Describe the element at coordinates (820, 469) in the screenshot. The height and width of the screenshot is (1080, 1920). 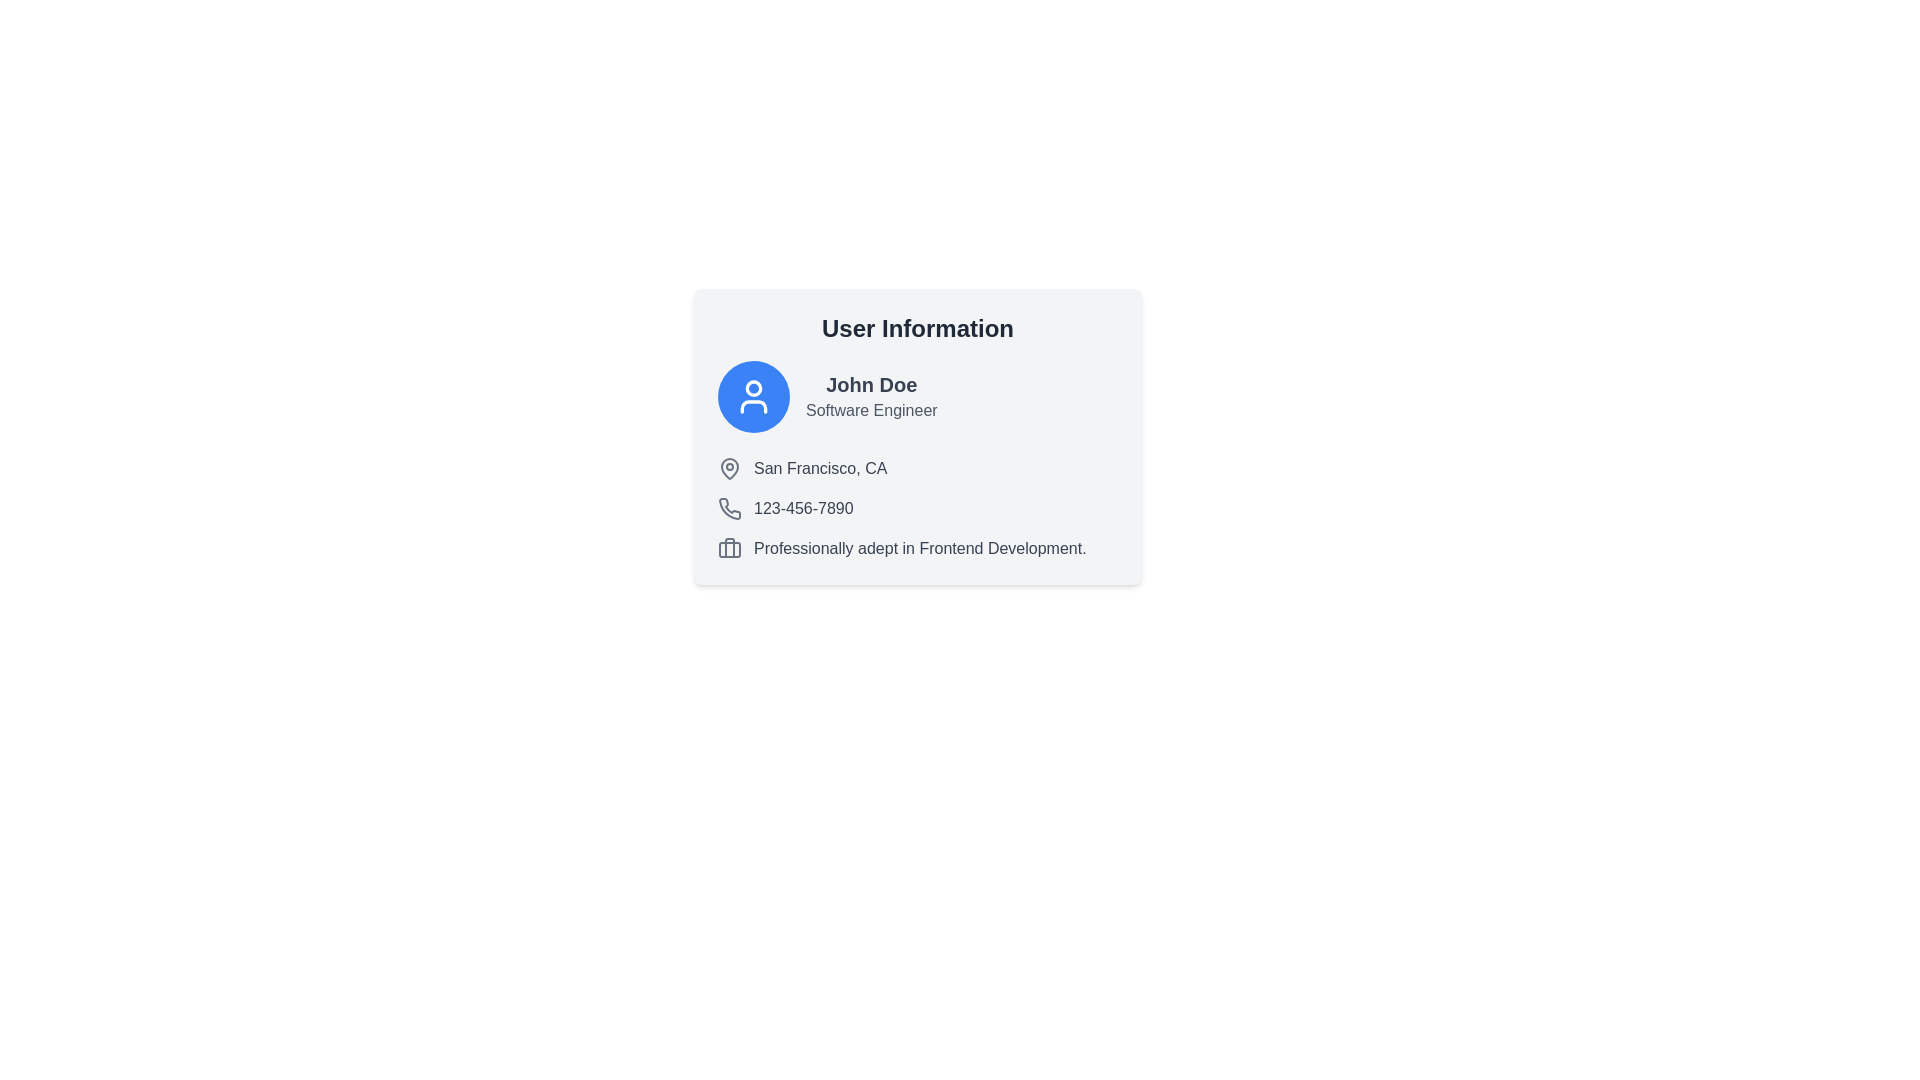
I see `text label that displays 'San Francisco, CA', which is styled in gray and positioned next to a map pin icon` at that location.